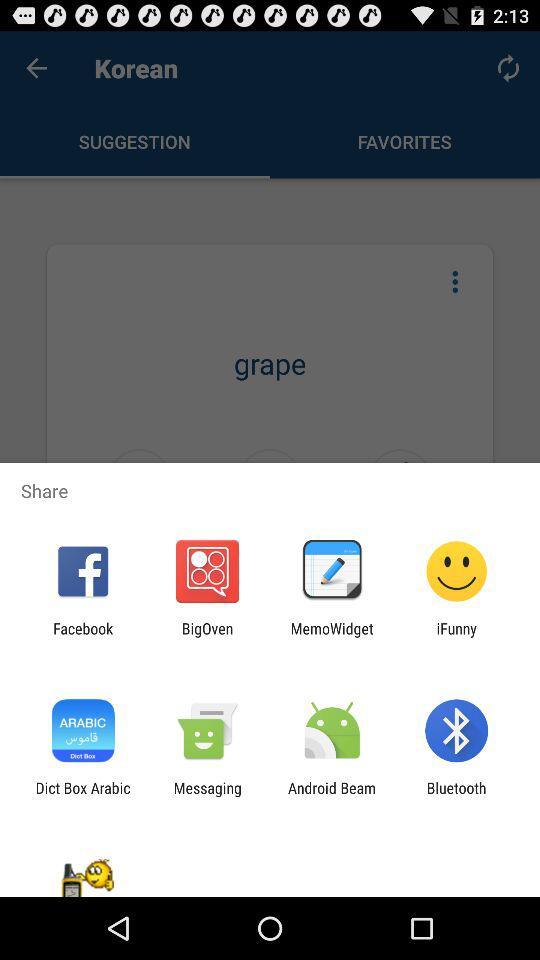 Image resolution: width=540 pixels, height=960 pixels. Describe the element at coordinates (82, 796) in the screenshot. I see `the icon next to the messaging item` at that location.